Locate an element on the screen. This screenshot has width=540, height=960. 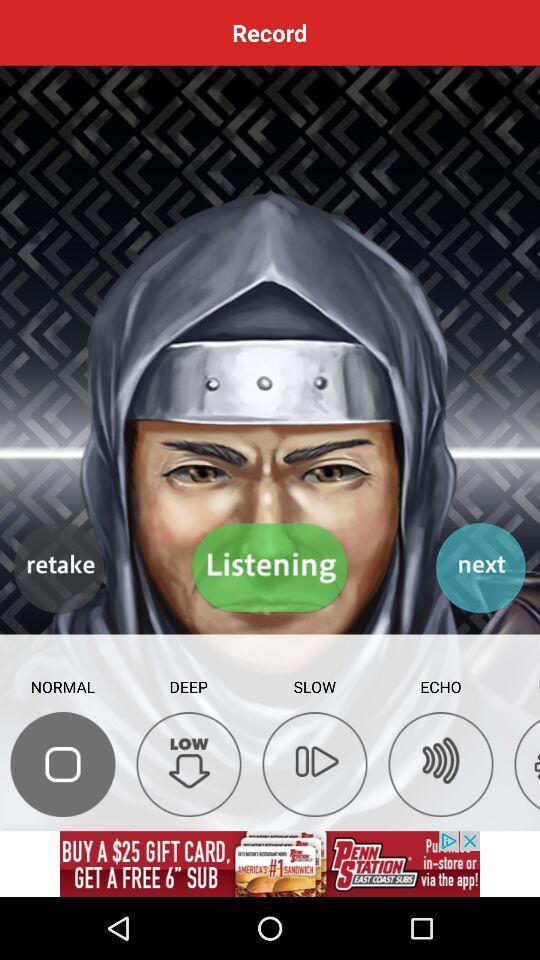
next is located at coordinates (479, 568).